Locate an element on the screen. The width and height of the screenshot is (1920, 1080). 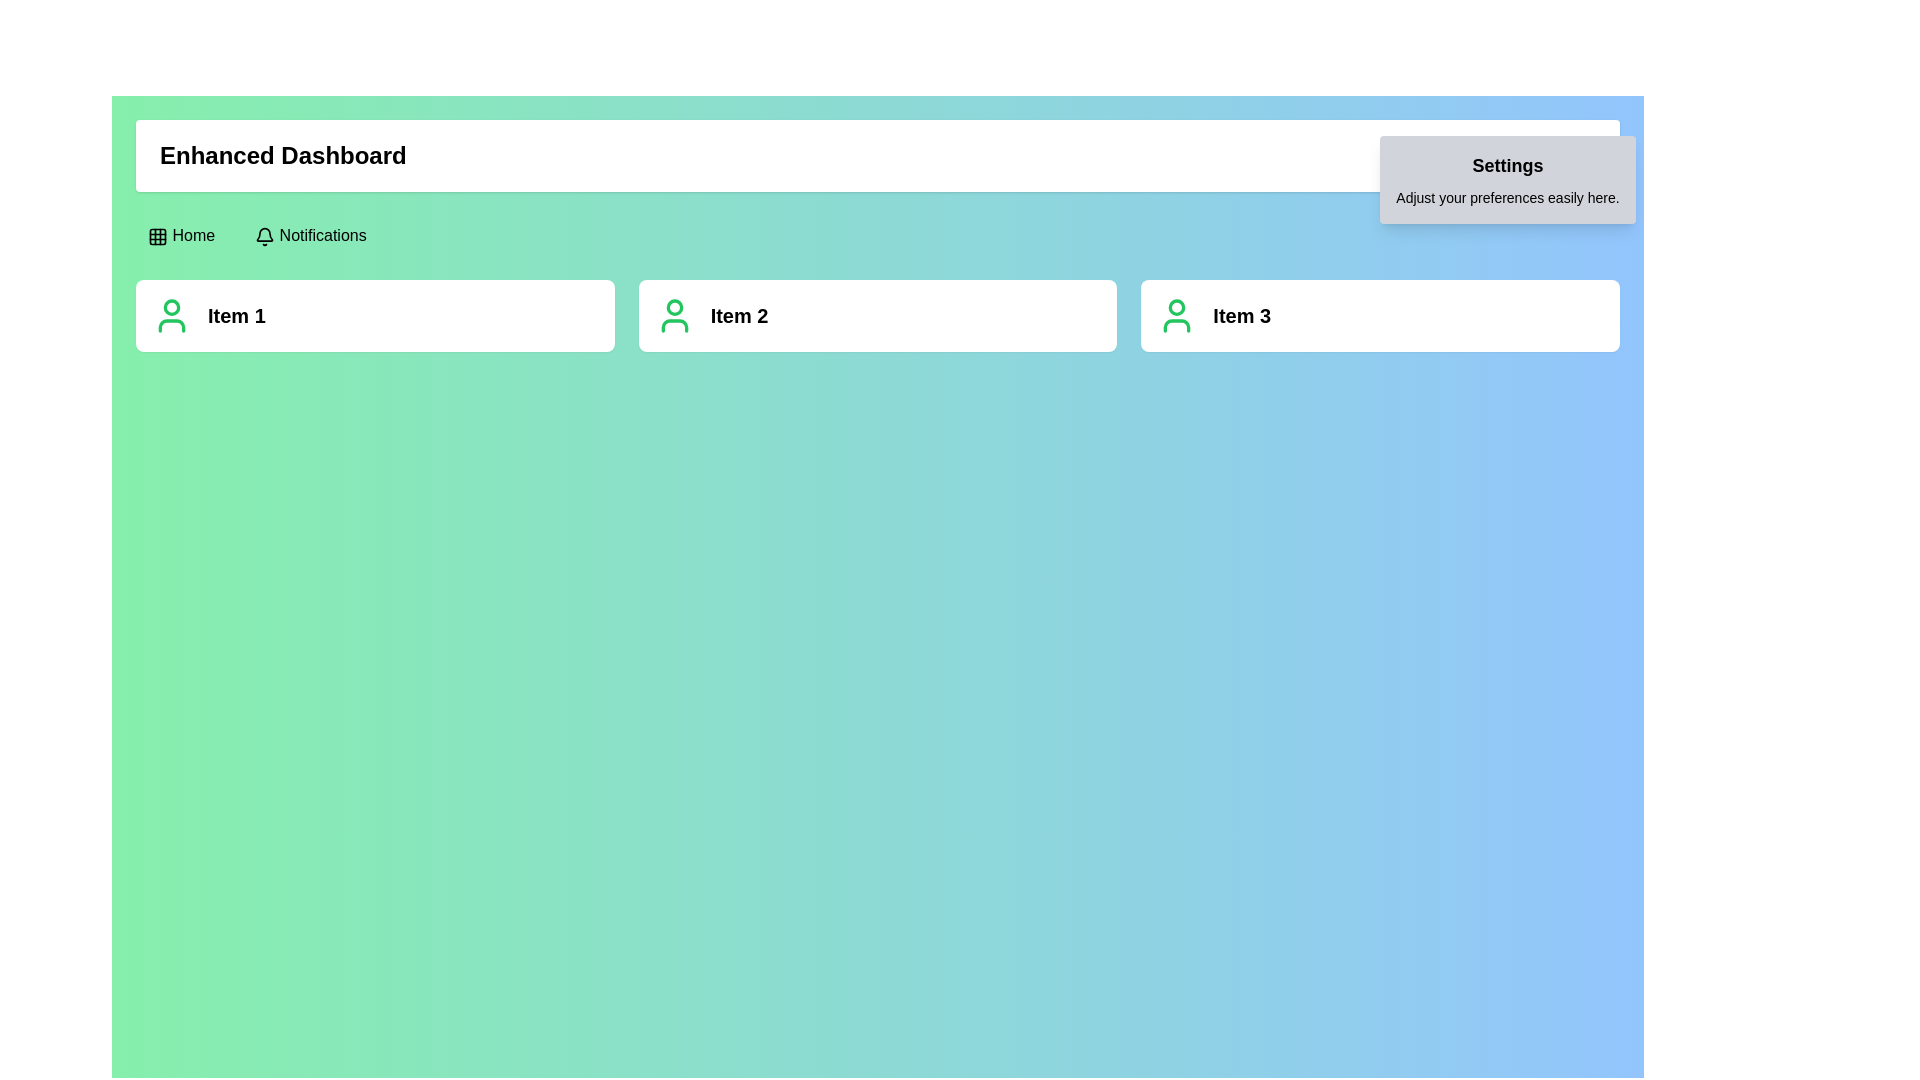
the 'Settings' section title text label located at the top-right of the interface, above the text 'Adjust your preferences easily here.' is located at coordinates (1507, 164).